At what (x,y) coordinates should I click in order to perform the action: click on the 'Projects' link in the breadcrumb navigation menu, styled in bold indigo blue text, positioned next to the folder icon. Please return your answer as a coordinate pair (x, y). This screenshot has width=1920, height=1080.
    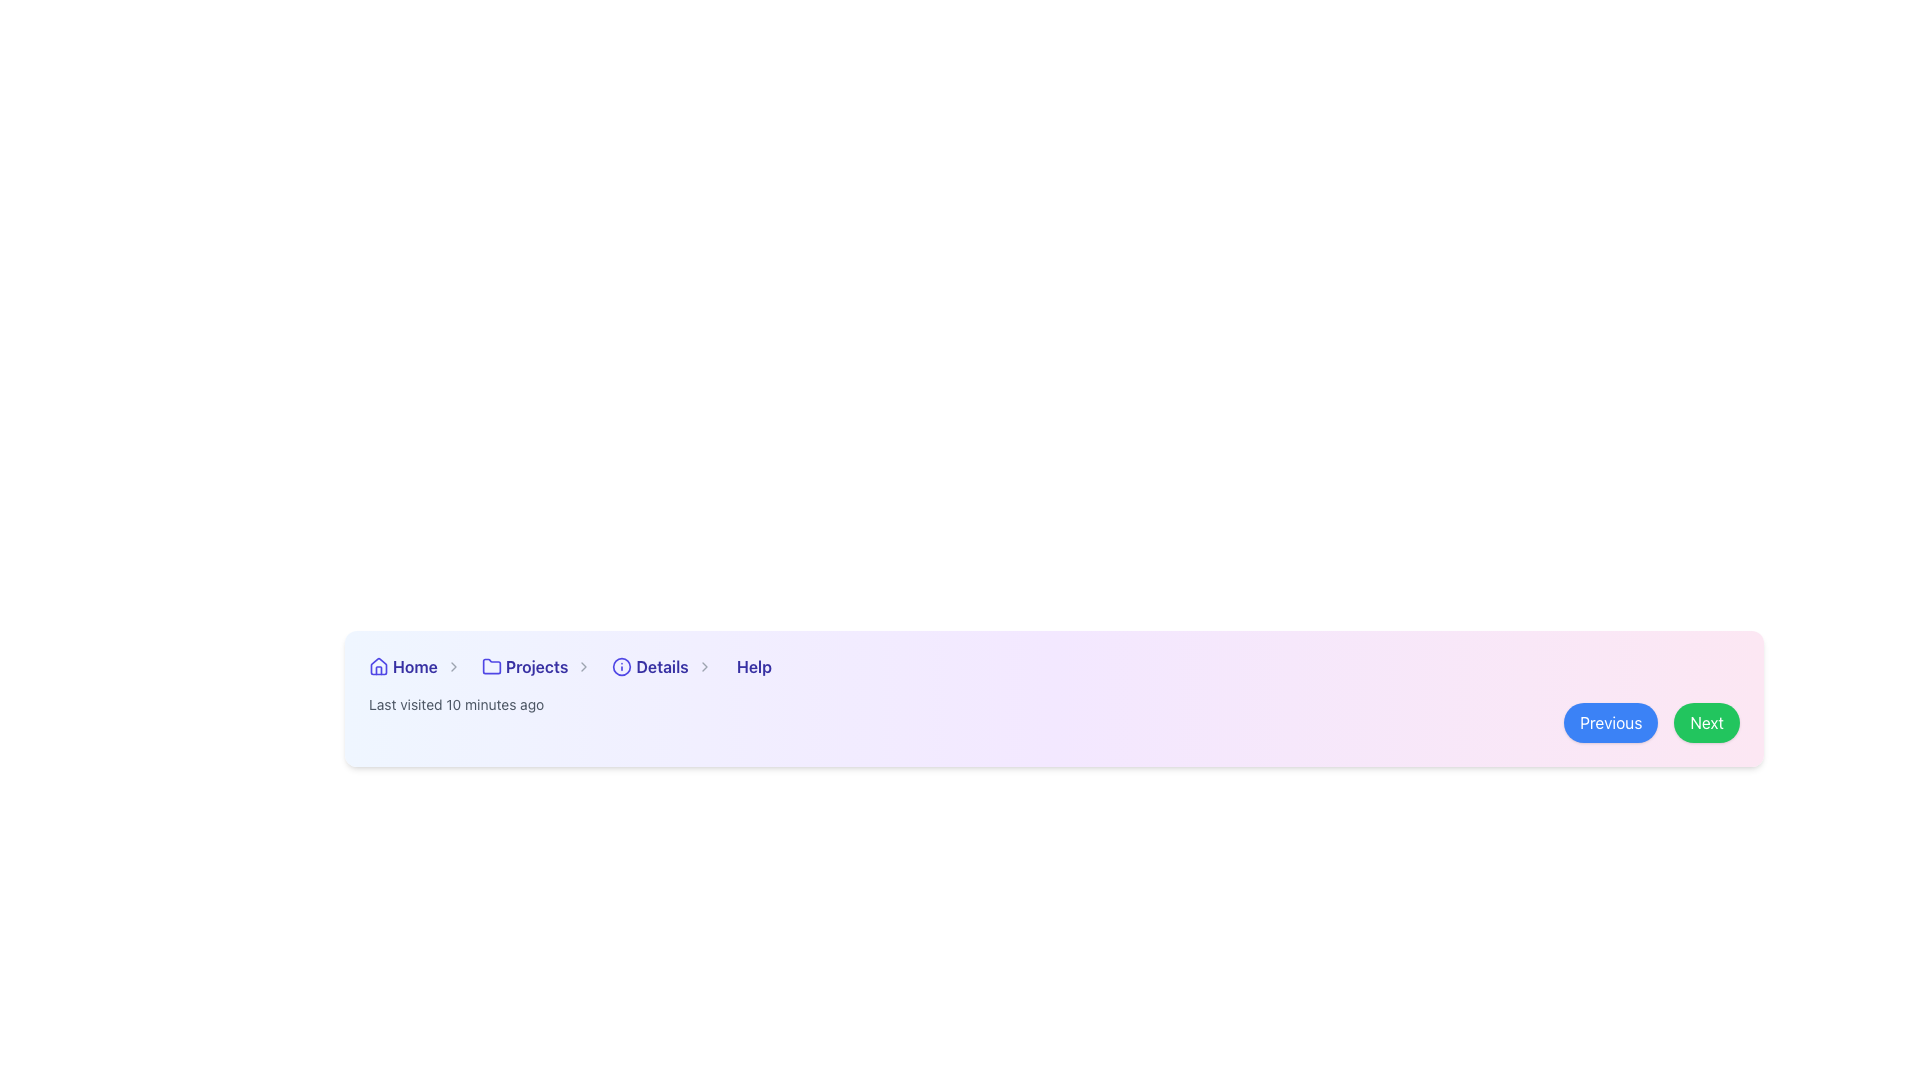
    Looking at the image, I should click on (537, 667).